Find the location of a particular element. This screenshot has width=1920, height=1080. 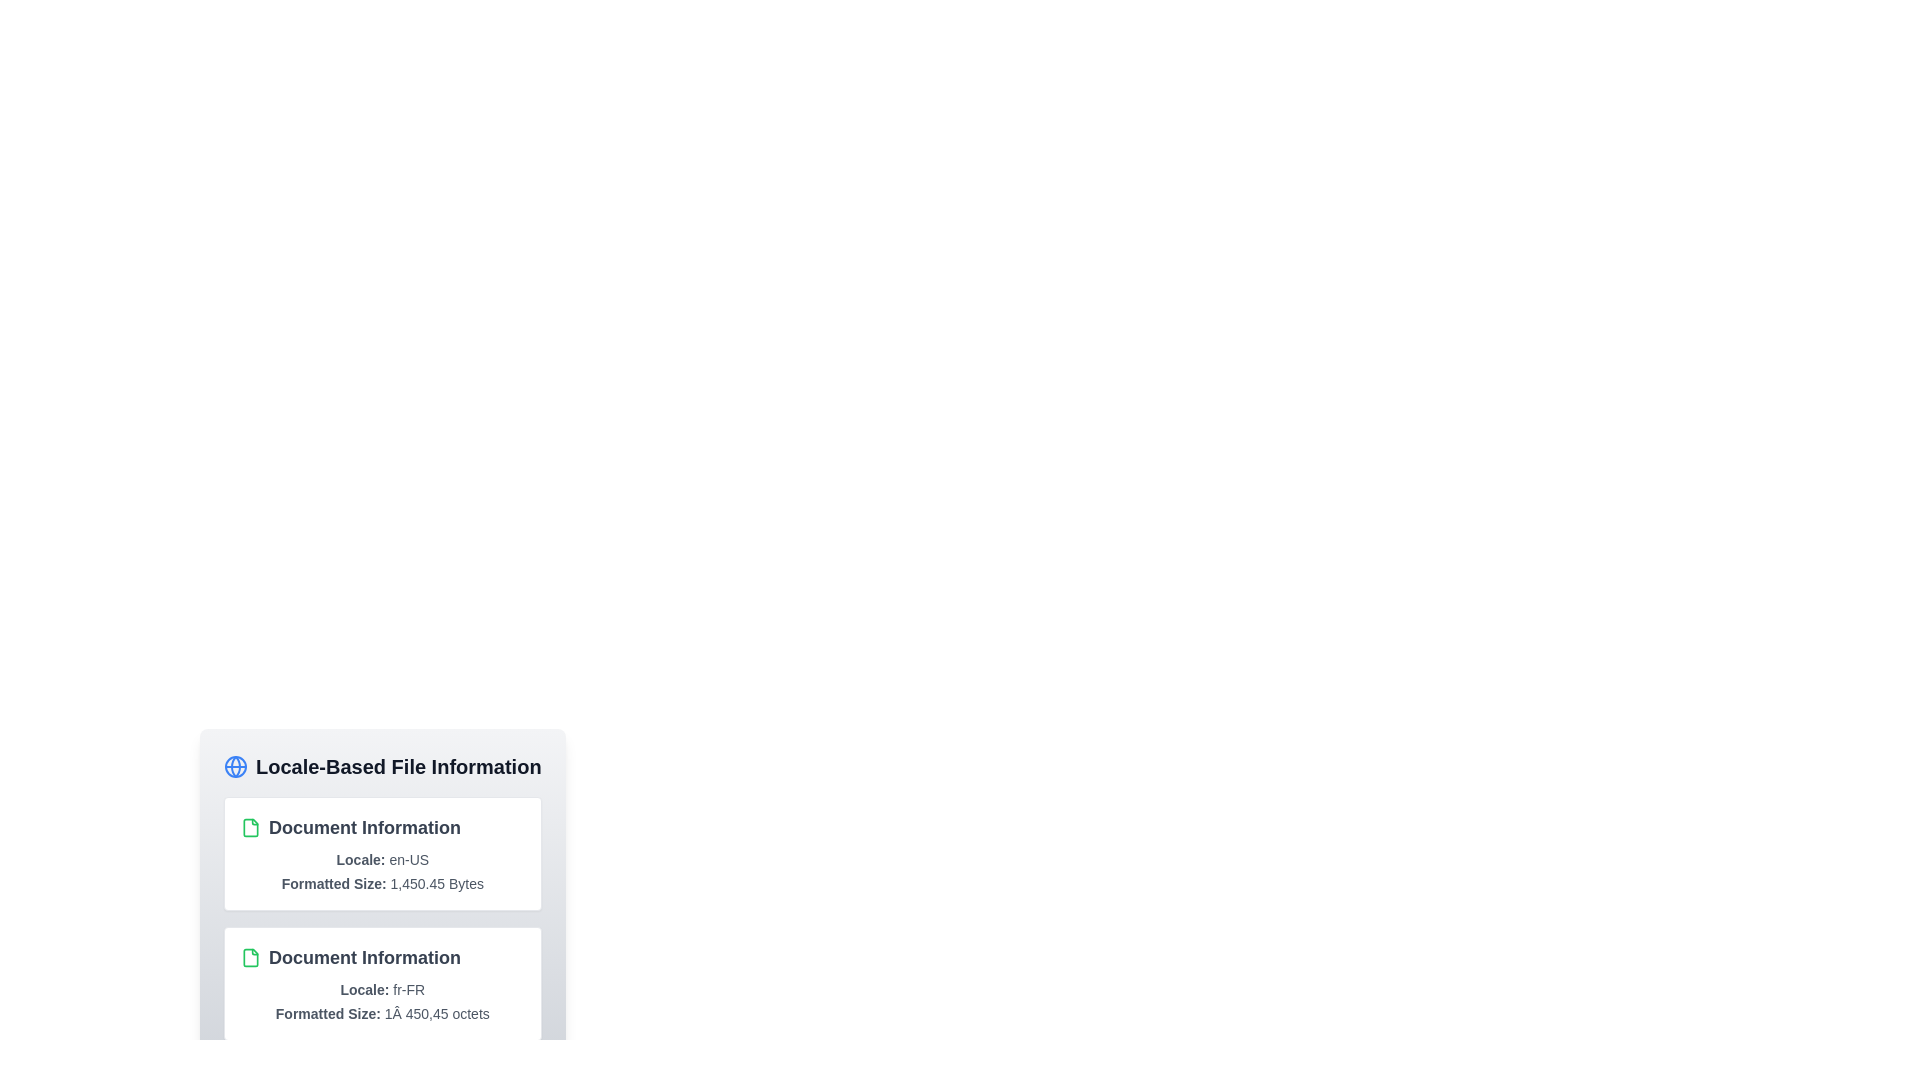

the text label located at the top of the second bordered section, which indicates the title of the information contained within its enclosing section is located at coordinates (382, 956).